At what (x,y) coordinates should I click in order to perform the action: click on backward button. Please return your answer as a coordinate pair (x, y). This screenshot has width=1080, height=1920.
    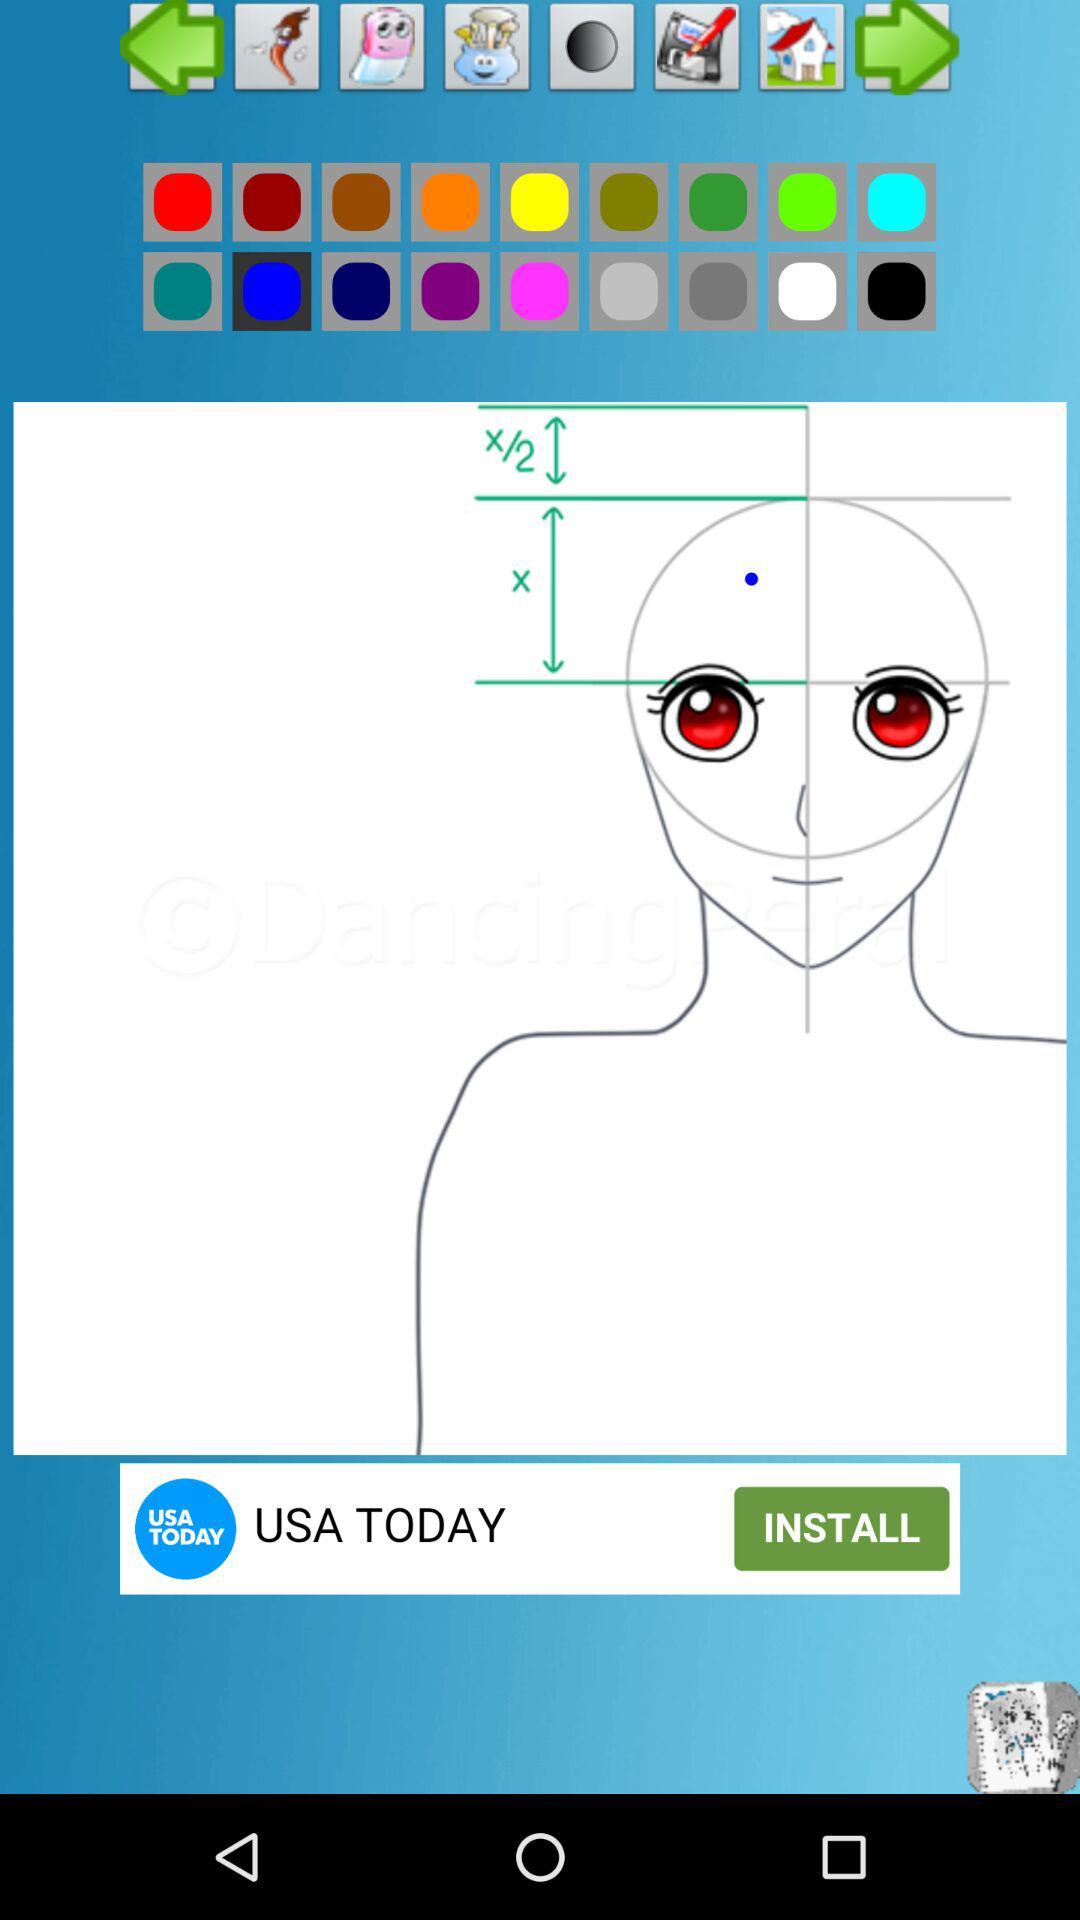
    Looking at the image, I should click on (171, 52).